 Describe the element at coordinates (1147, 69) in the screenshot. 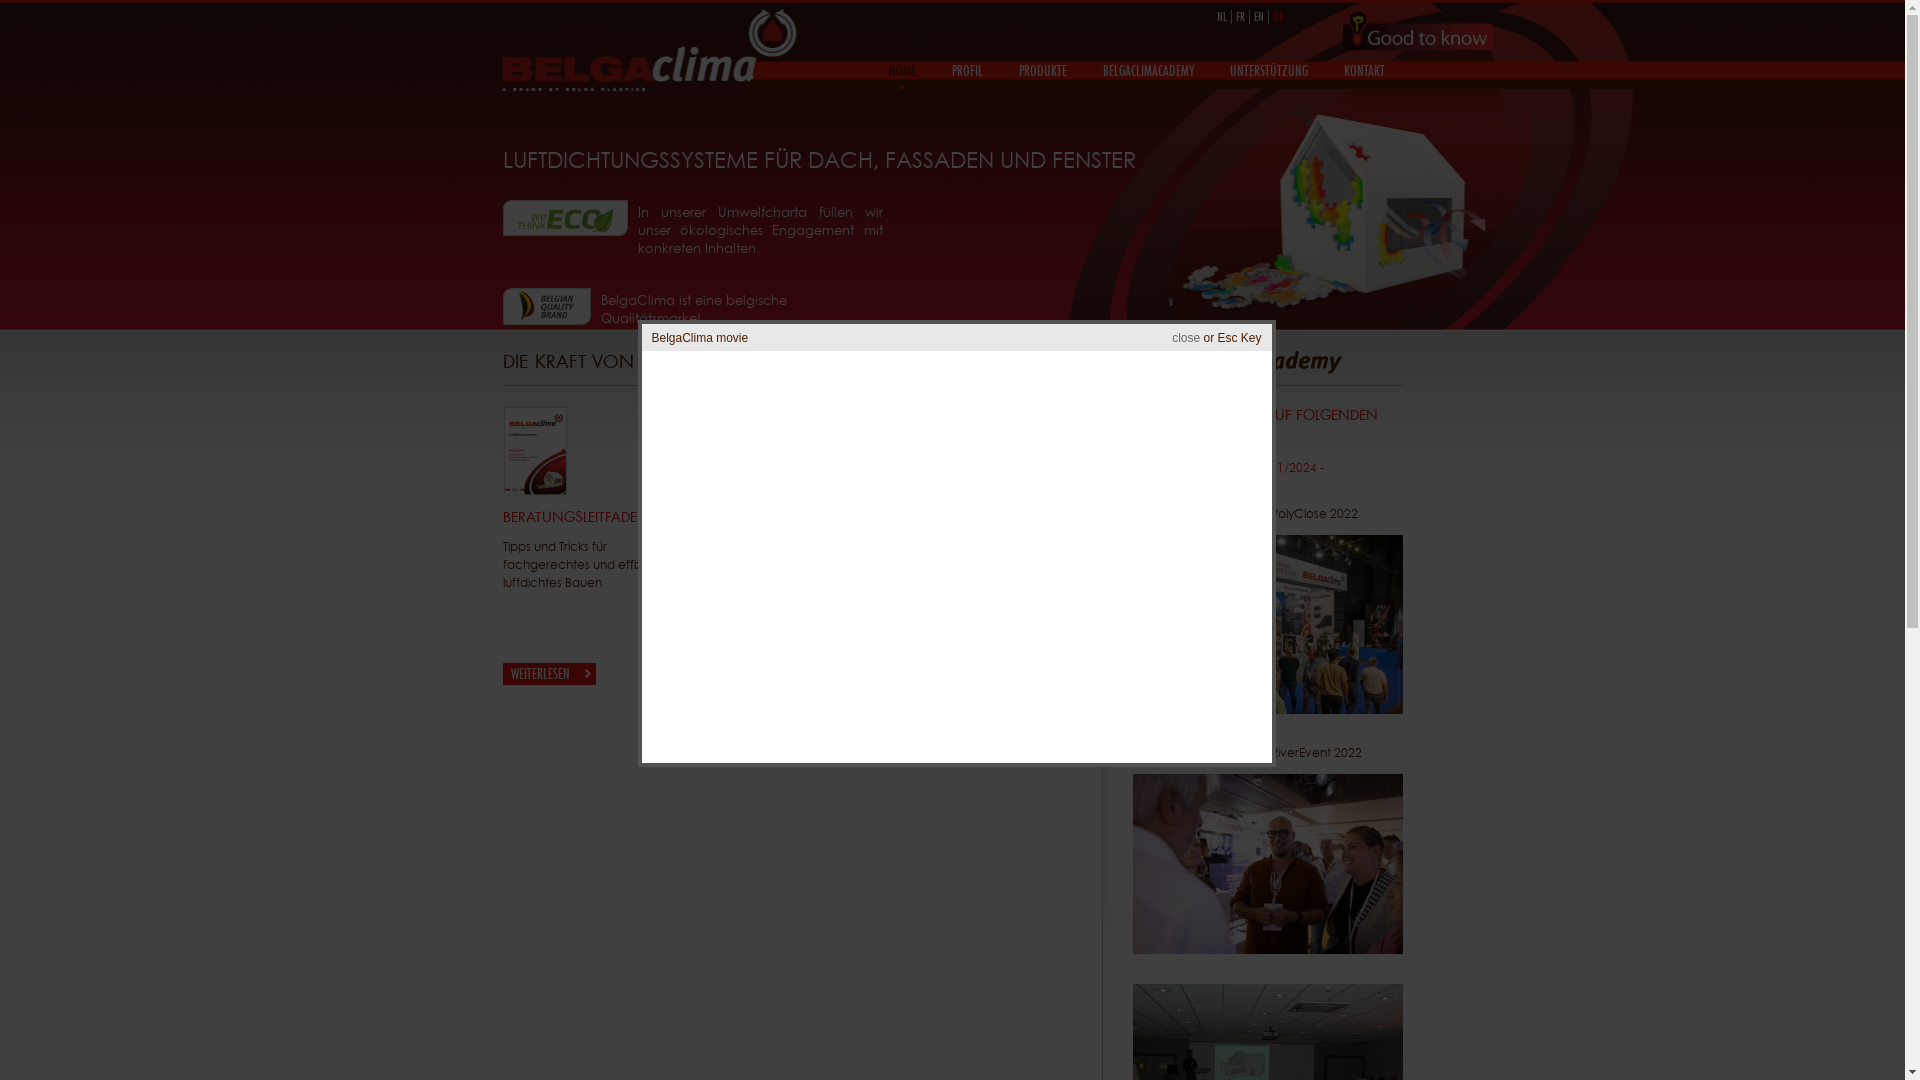

I see `'BELGACLIMACADEMY'` at that location.